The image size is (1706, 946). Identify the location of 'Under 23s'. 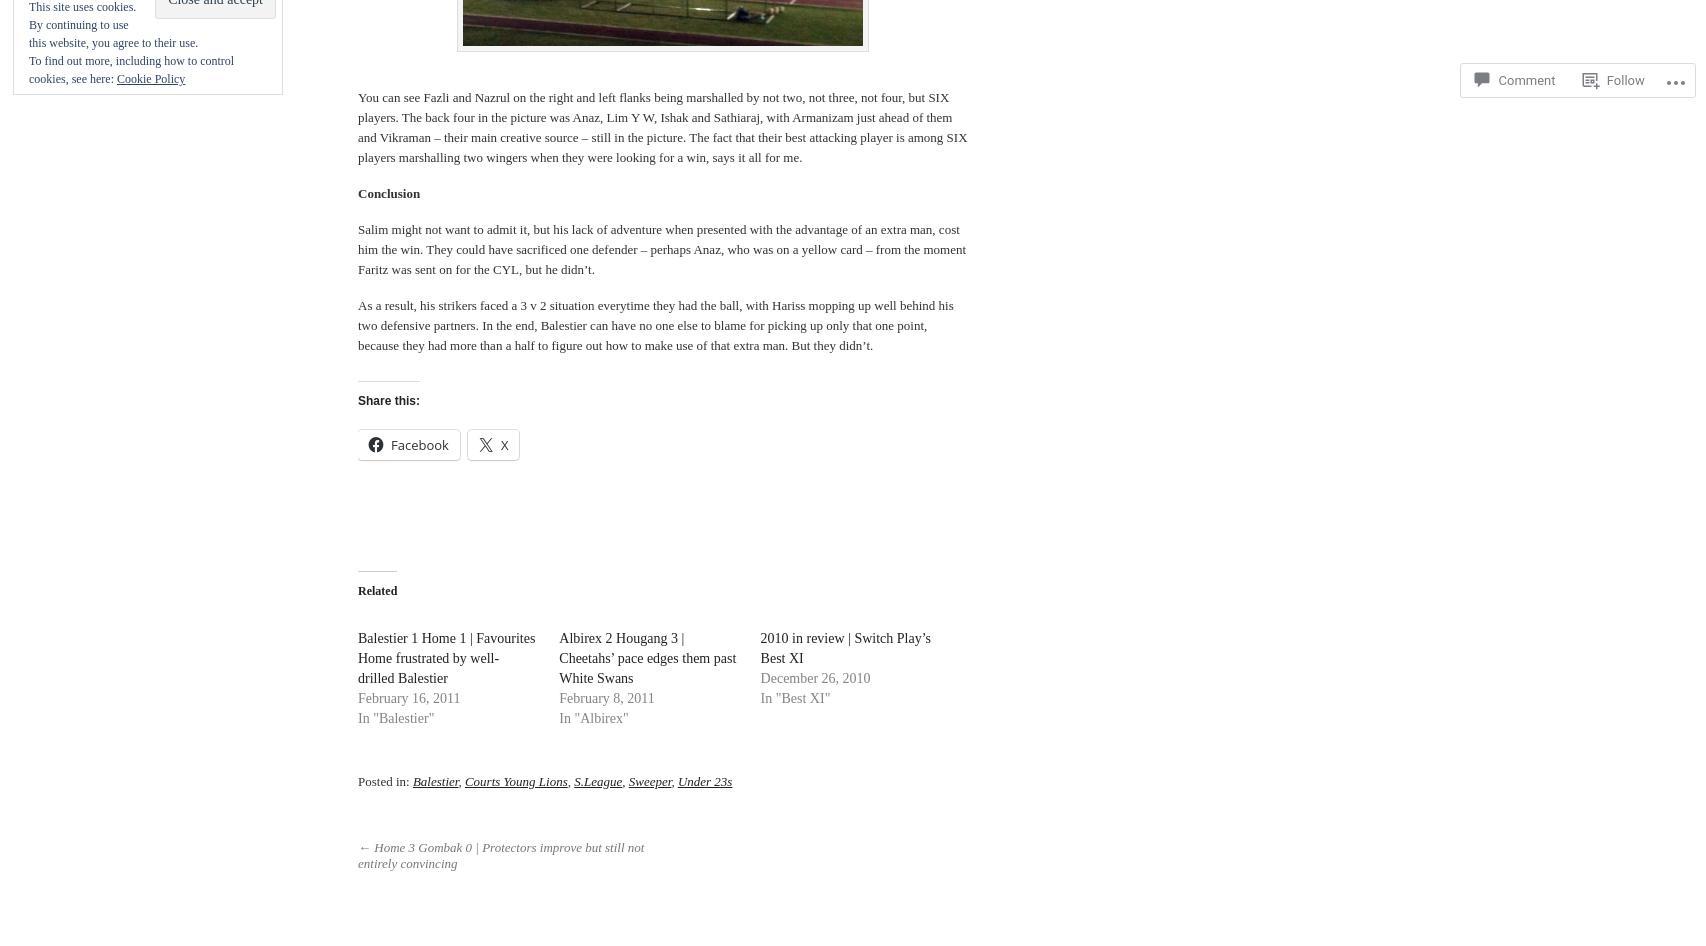
(675, 779).